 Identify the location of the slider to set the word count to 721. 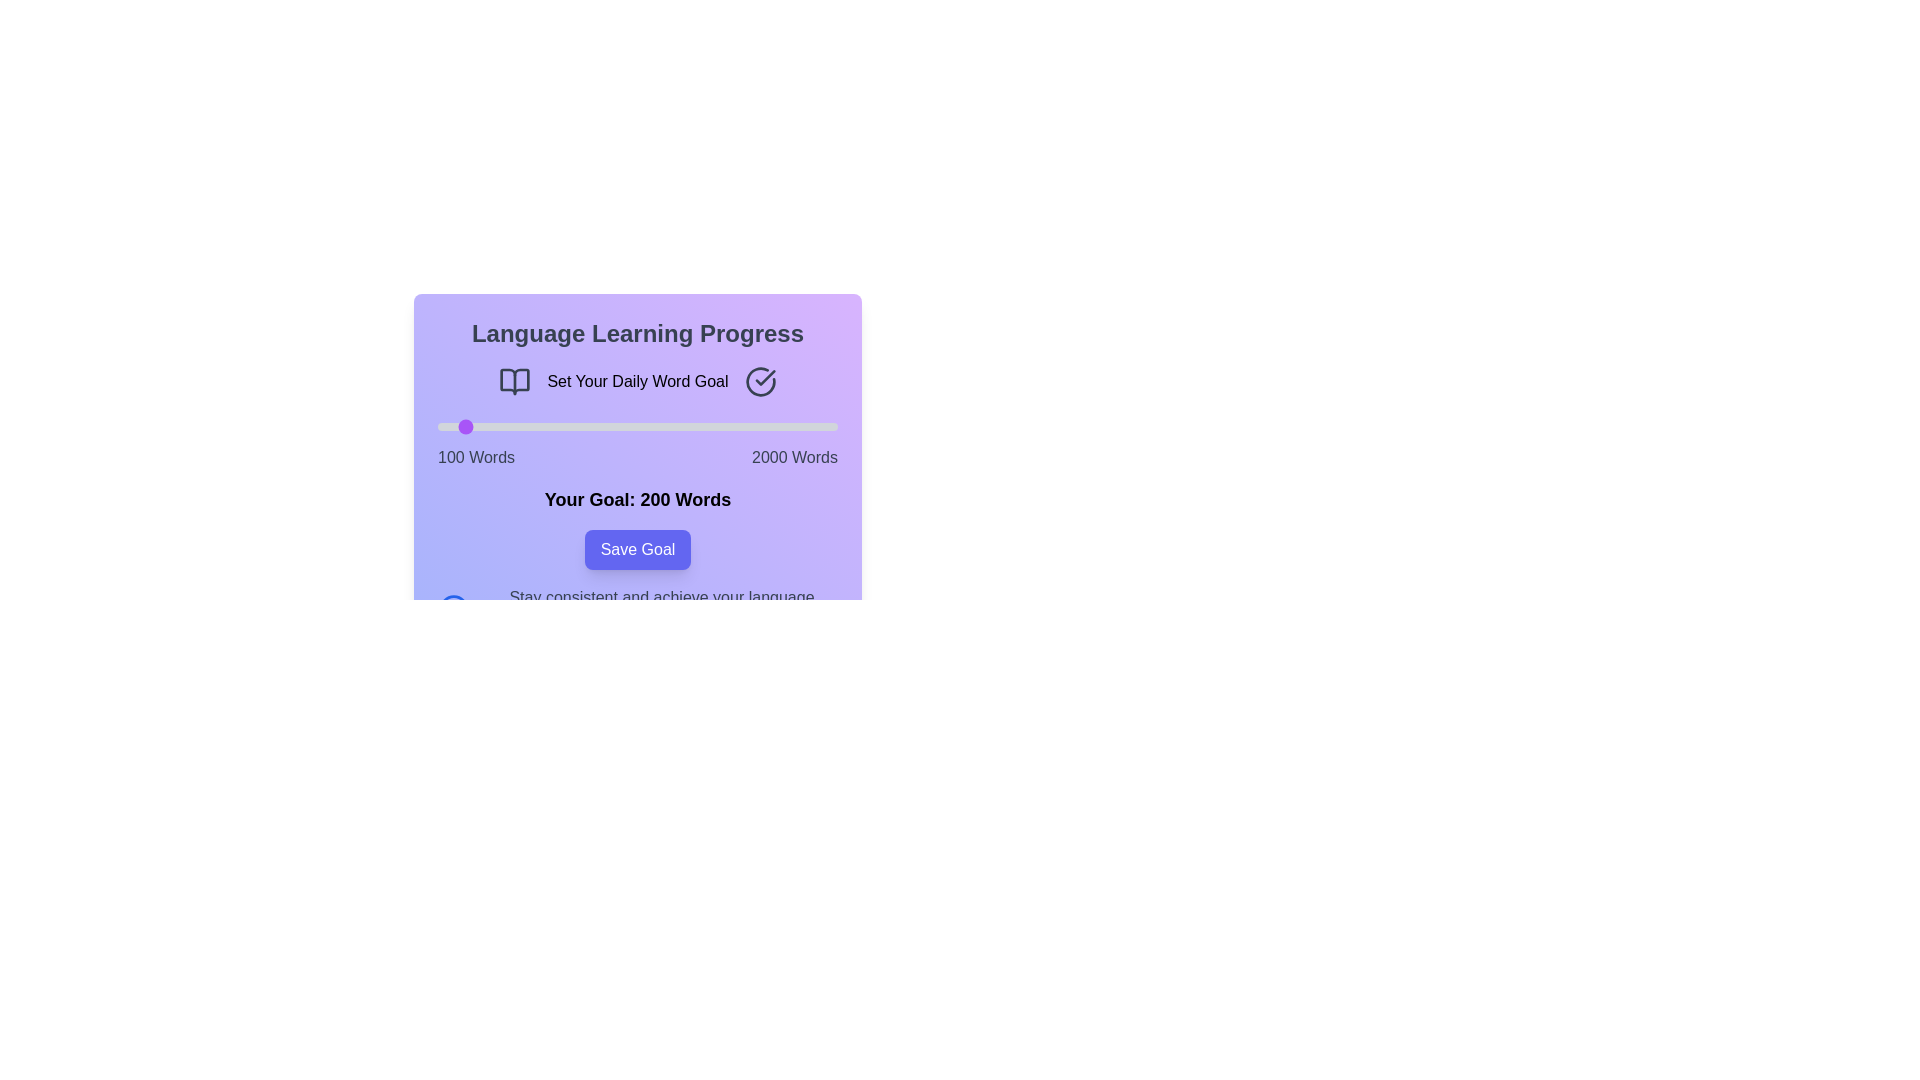
(567, 426).